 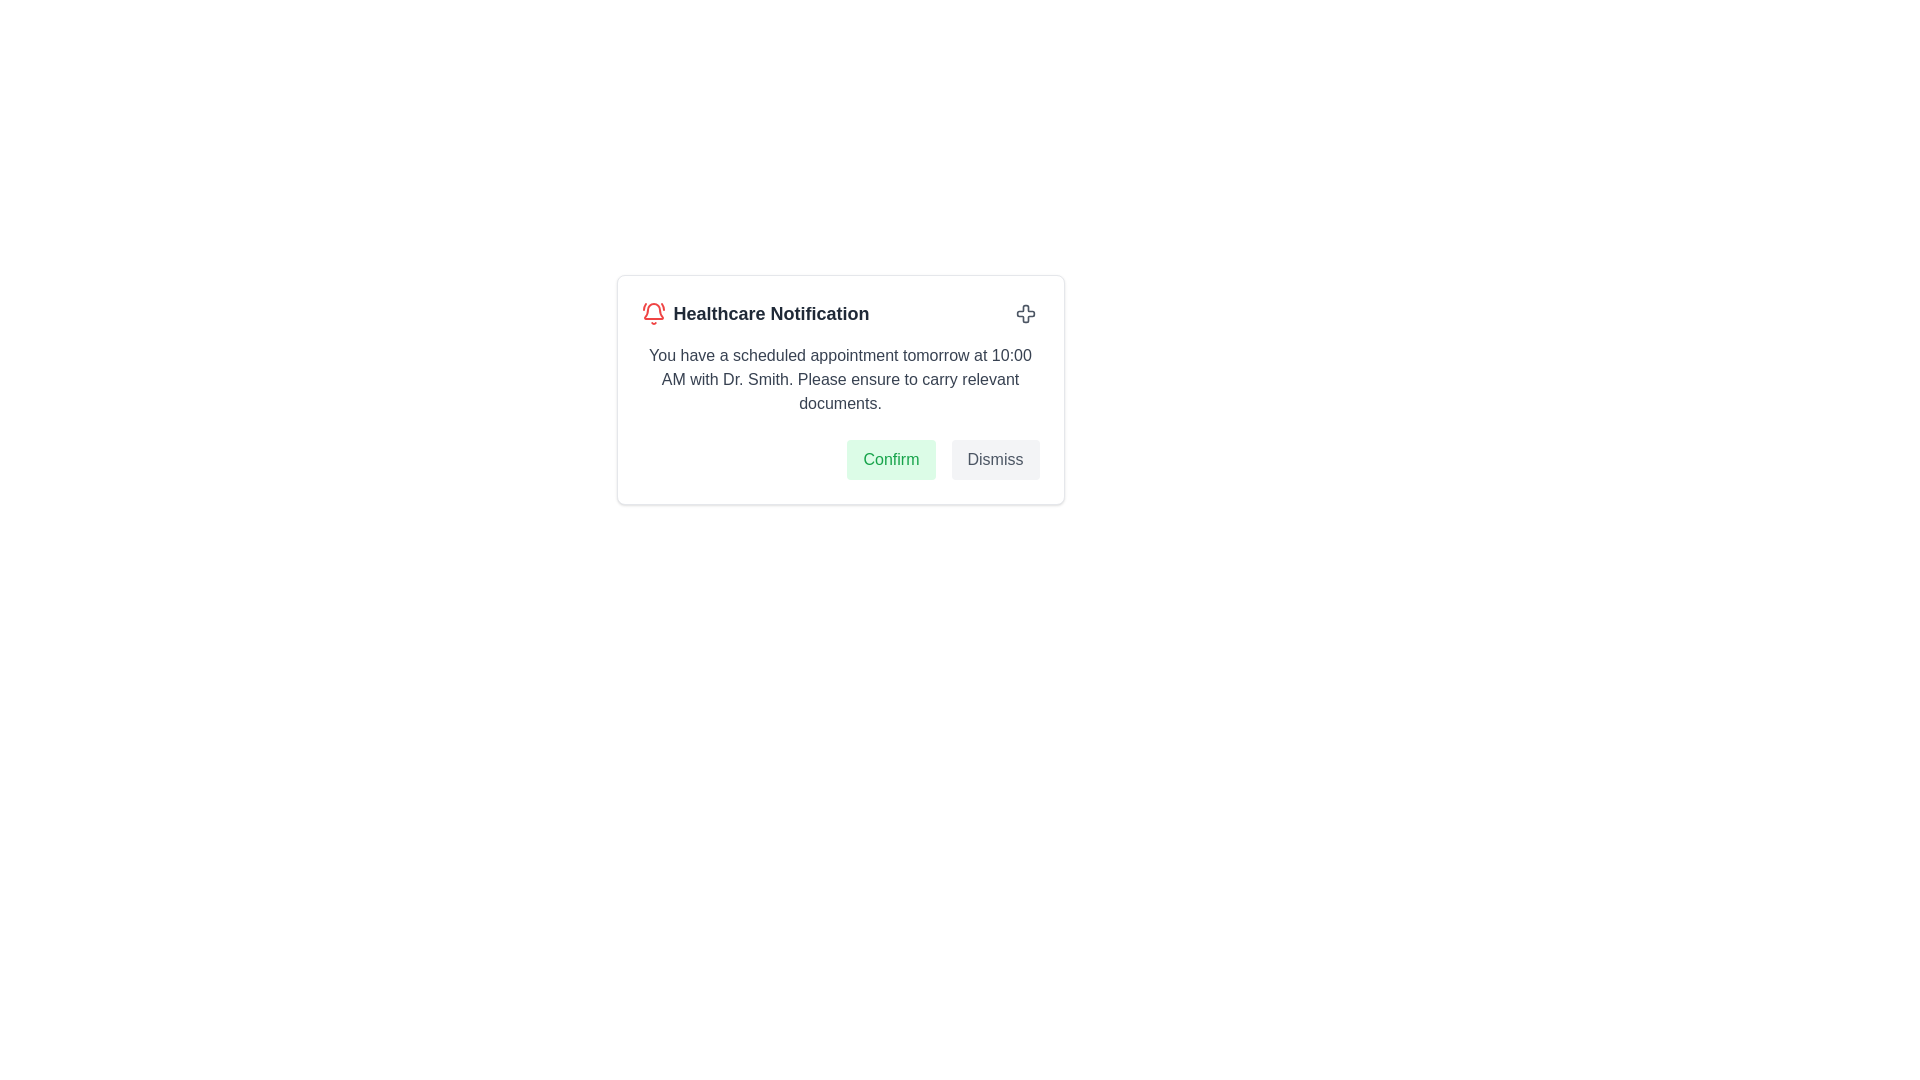 I want to click on the static text element displaying the notification message about the scheduled appointment with Dr. Smith, so click(x=840, y=380).